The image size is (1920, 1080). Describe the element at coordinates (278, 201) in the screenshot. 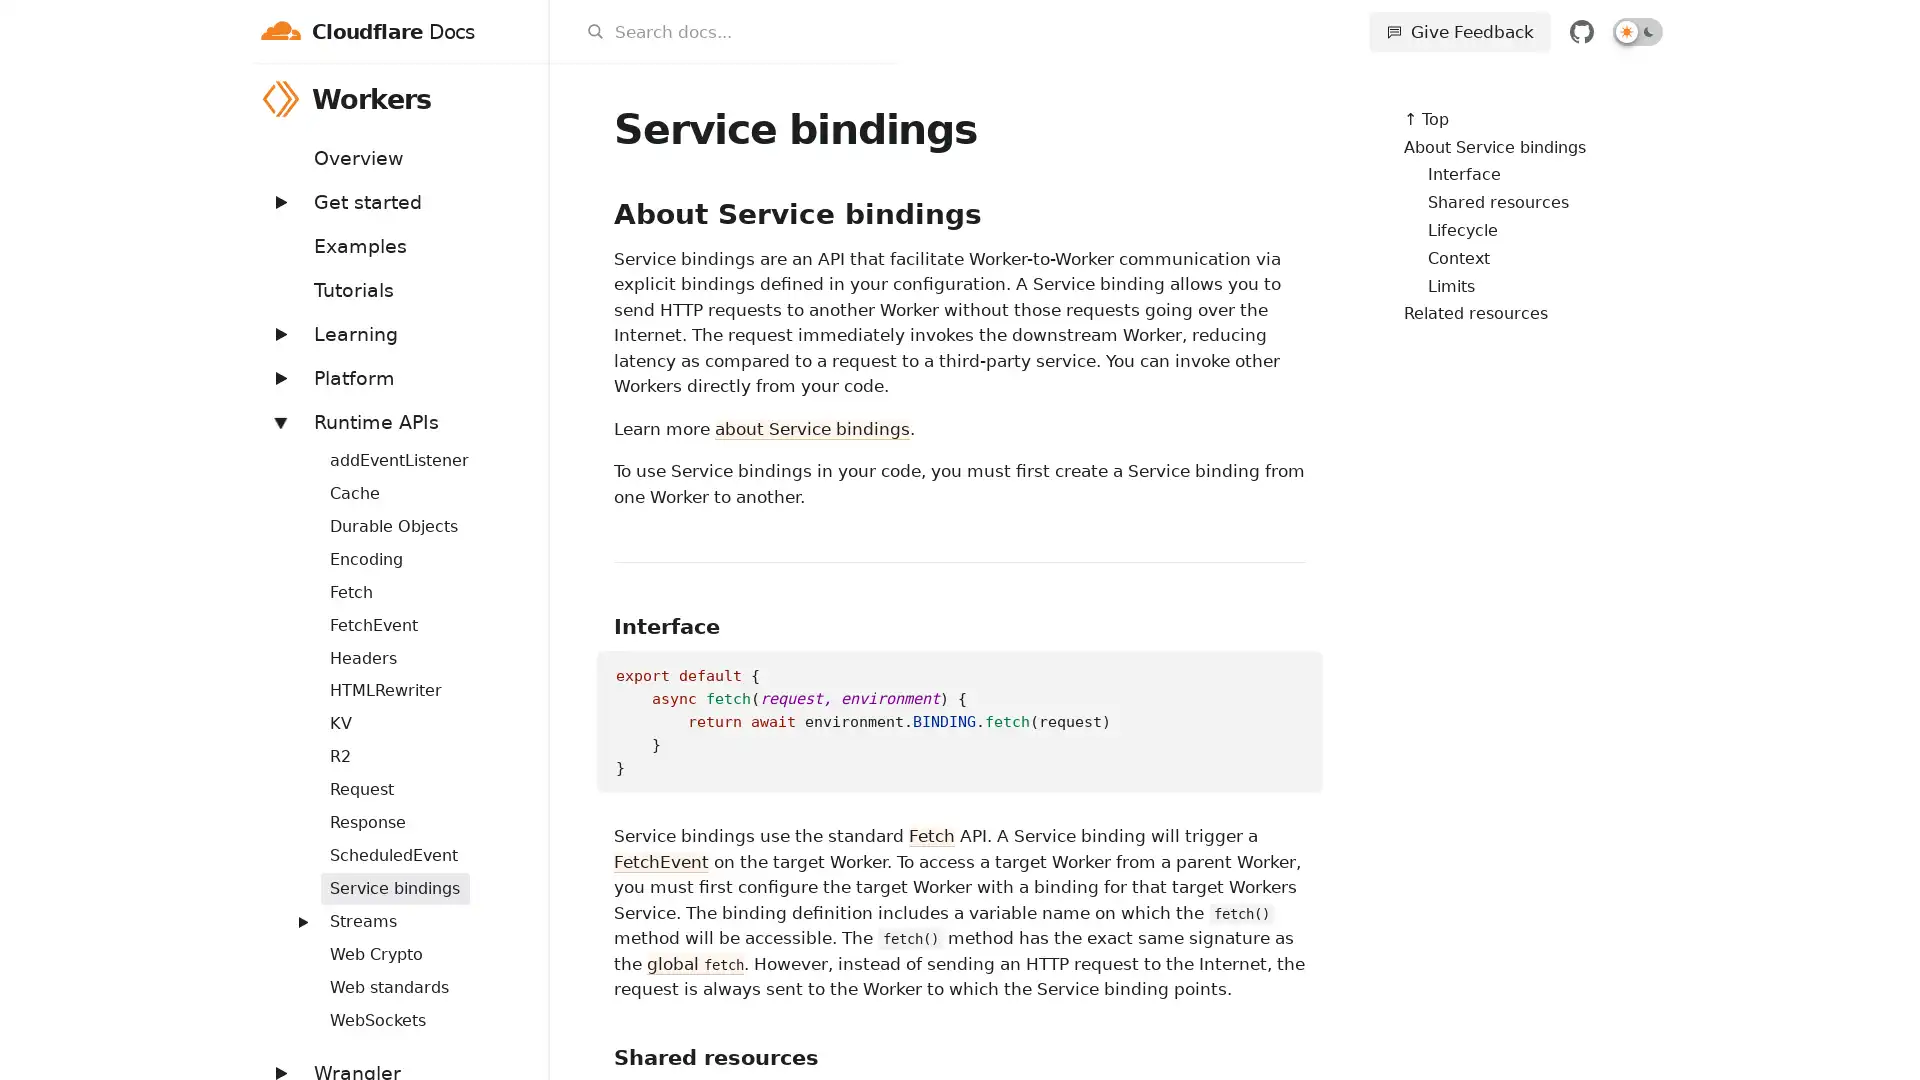

I see `Expand: Get started` at that location.